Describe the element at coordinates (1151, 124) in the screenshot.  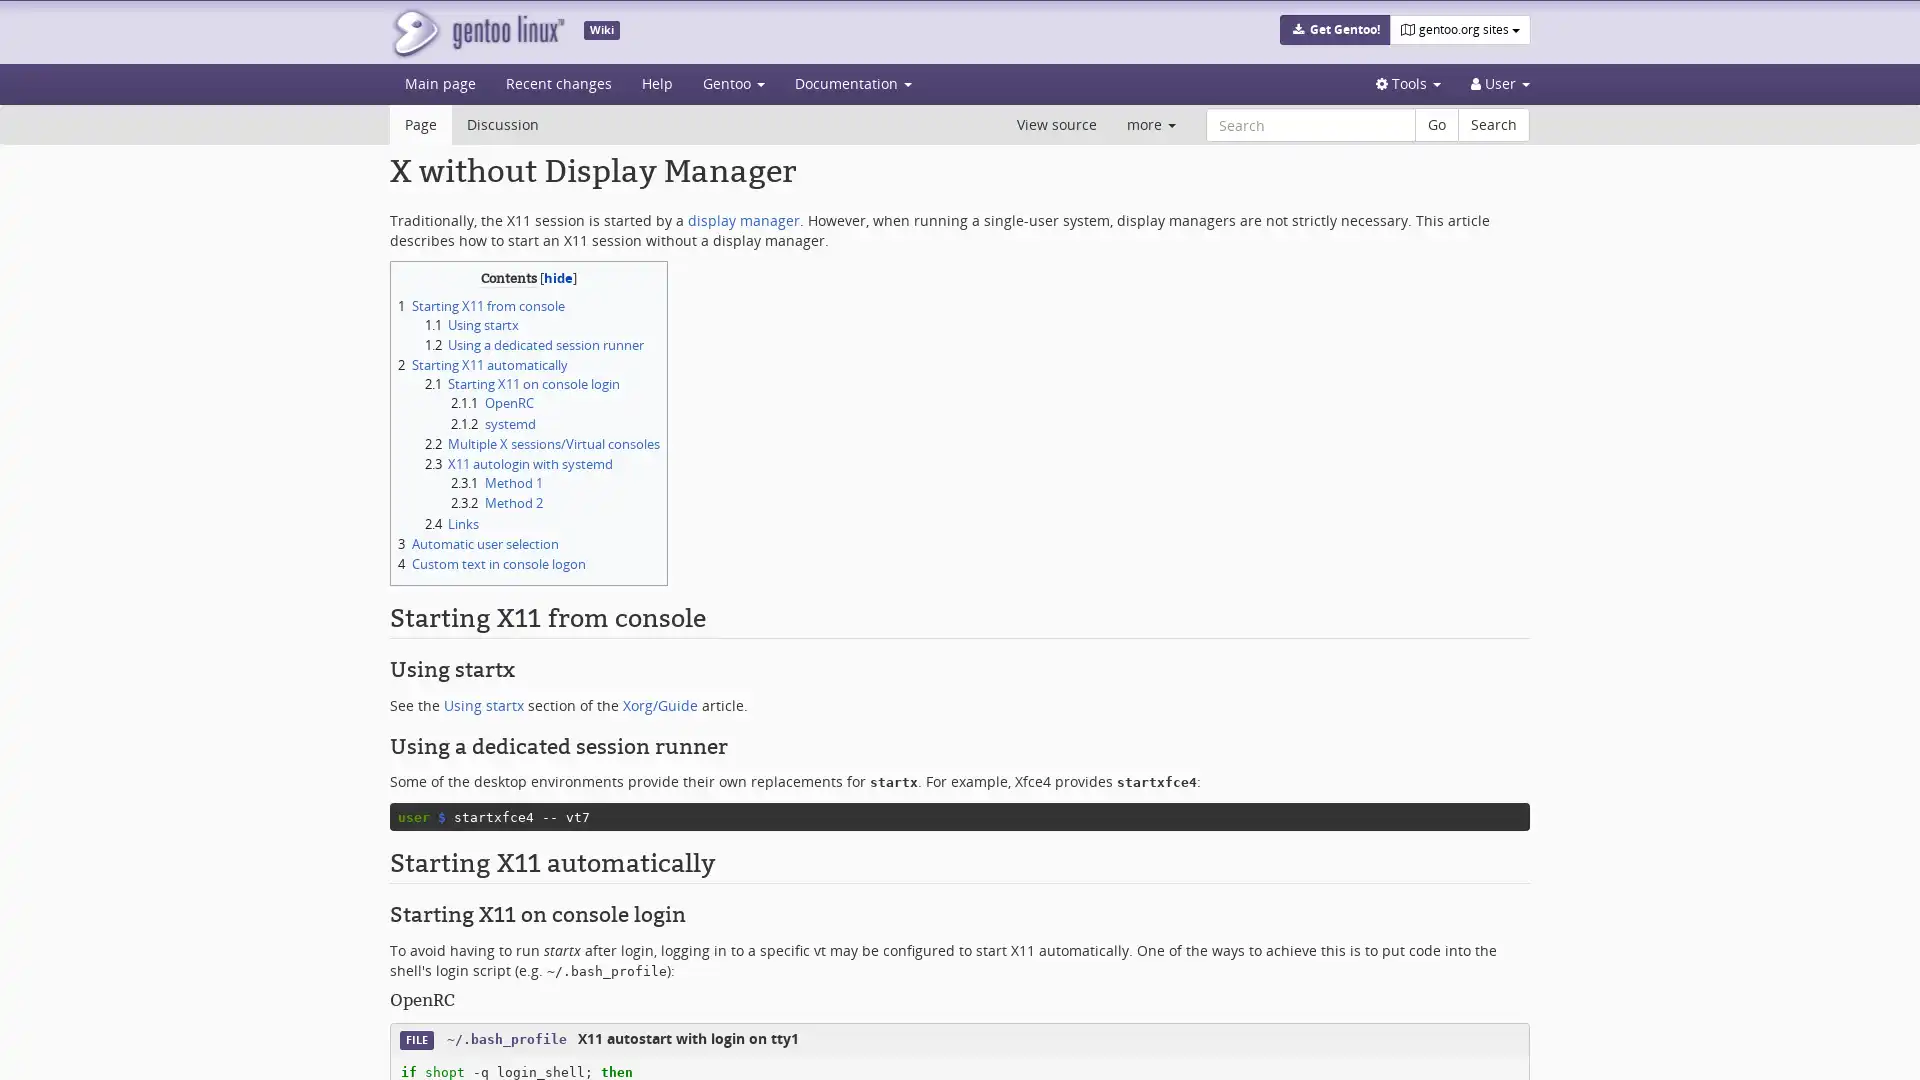
I see `more` at that location.